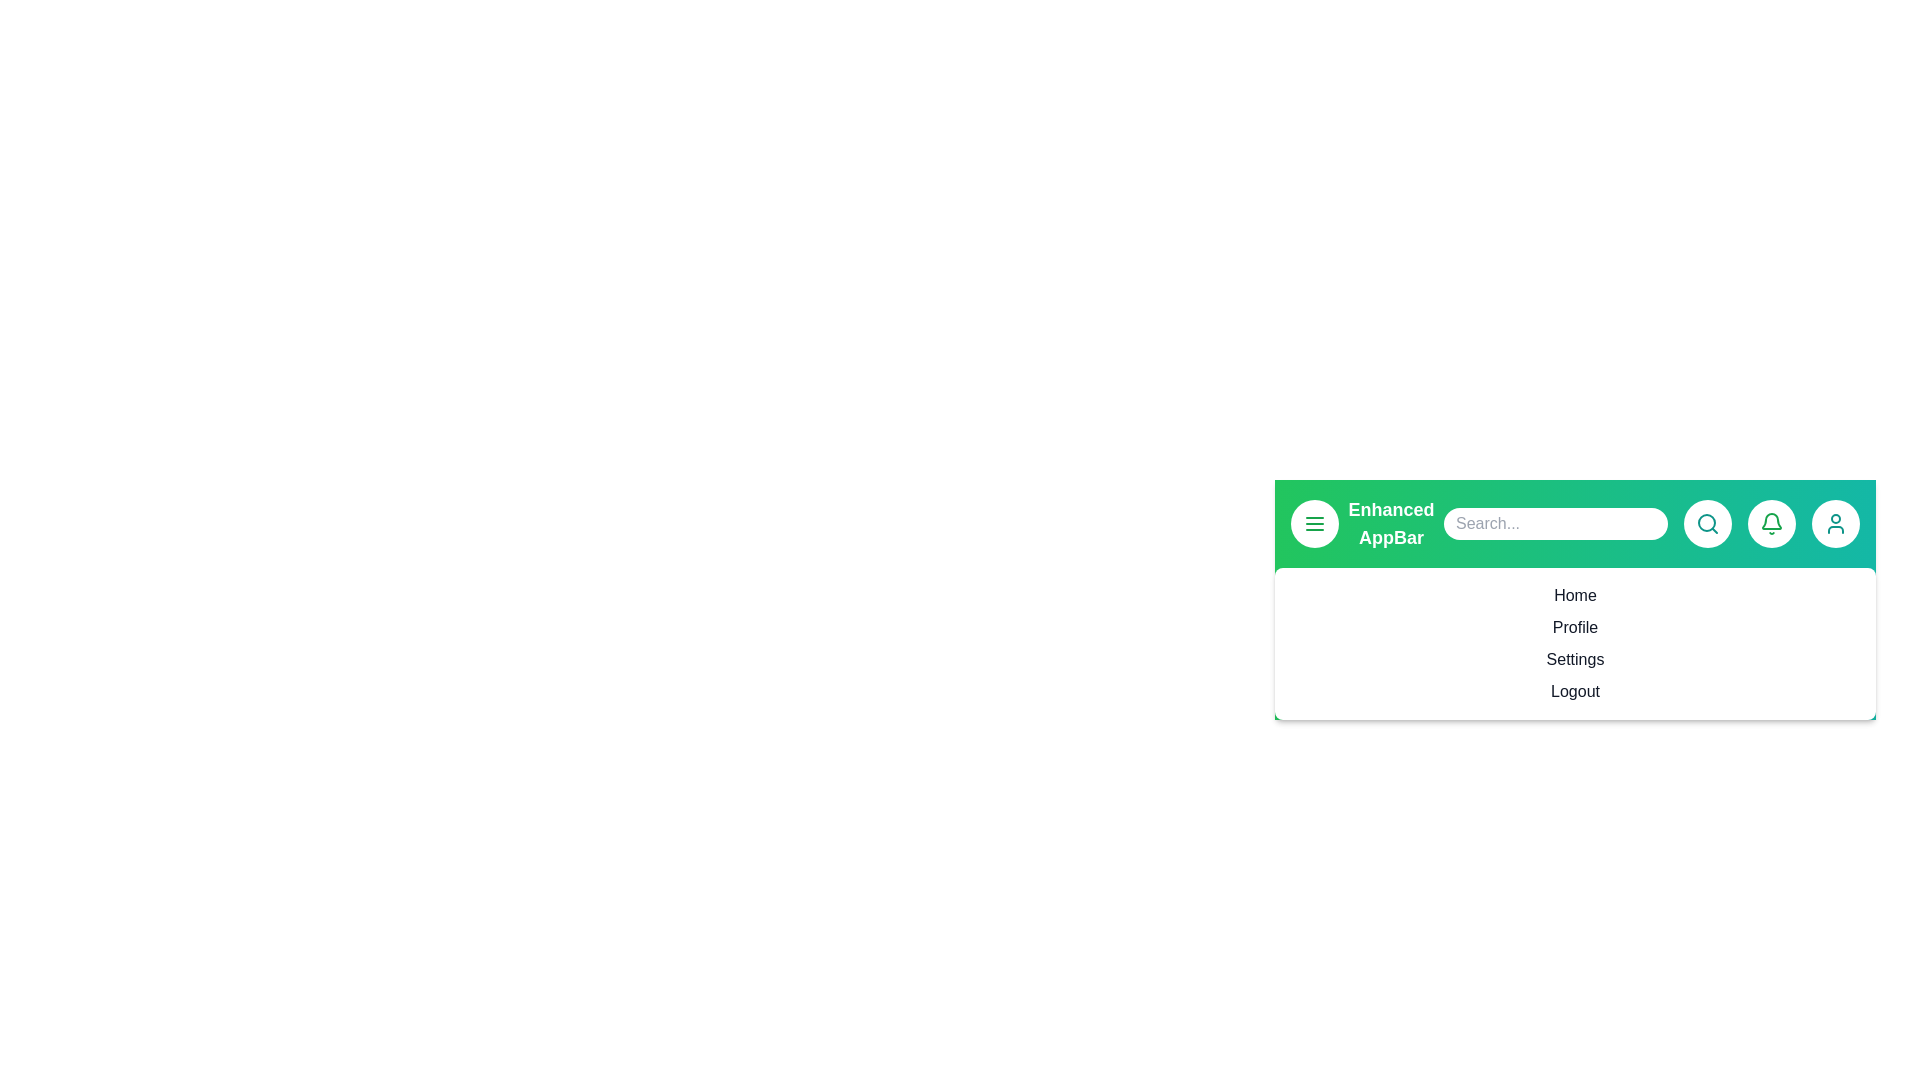 This screenshot has width=1920, height=1080. I want to click on the text label 'Enhanced AppBar', so click(1390, 523).